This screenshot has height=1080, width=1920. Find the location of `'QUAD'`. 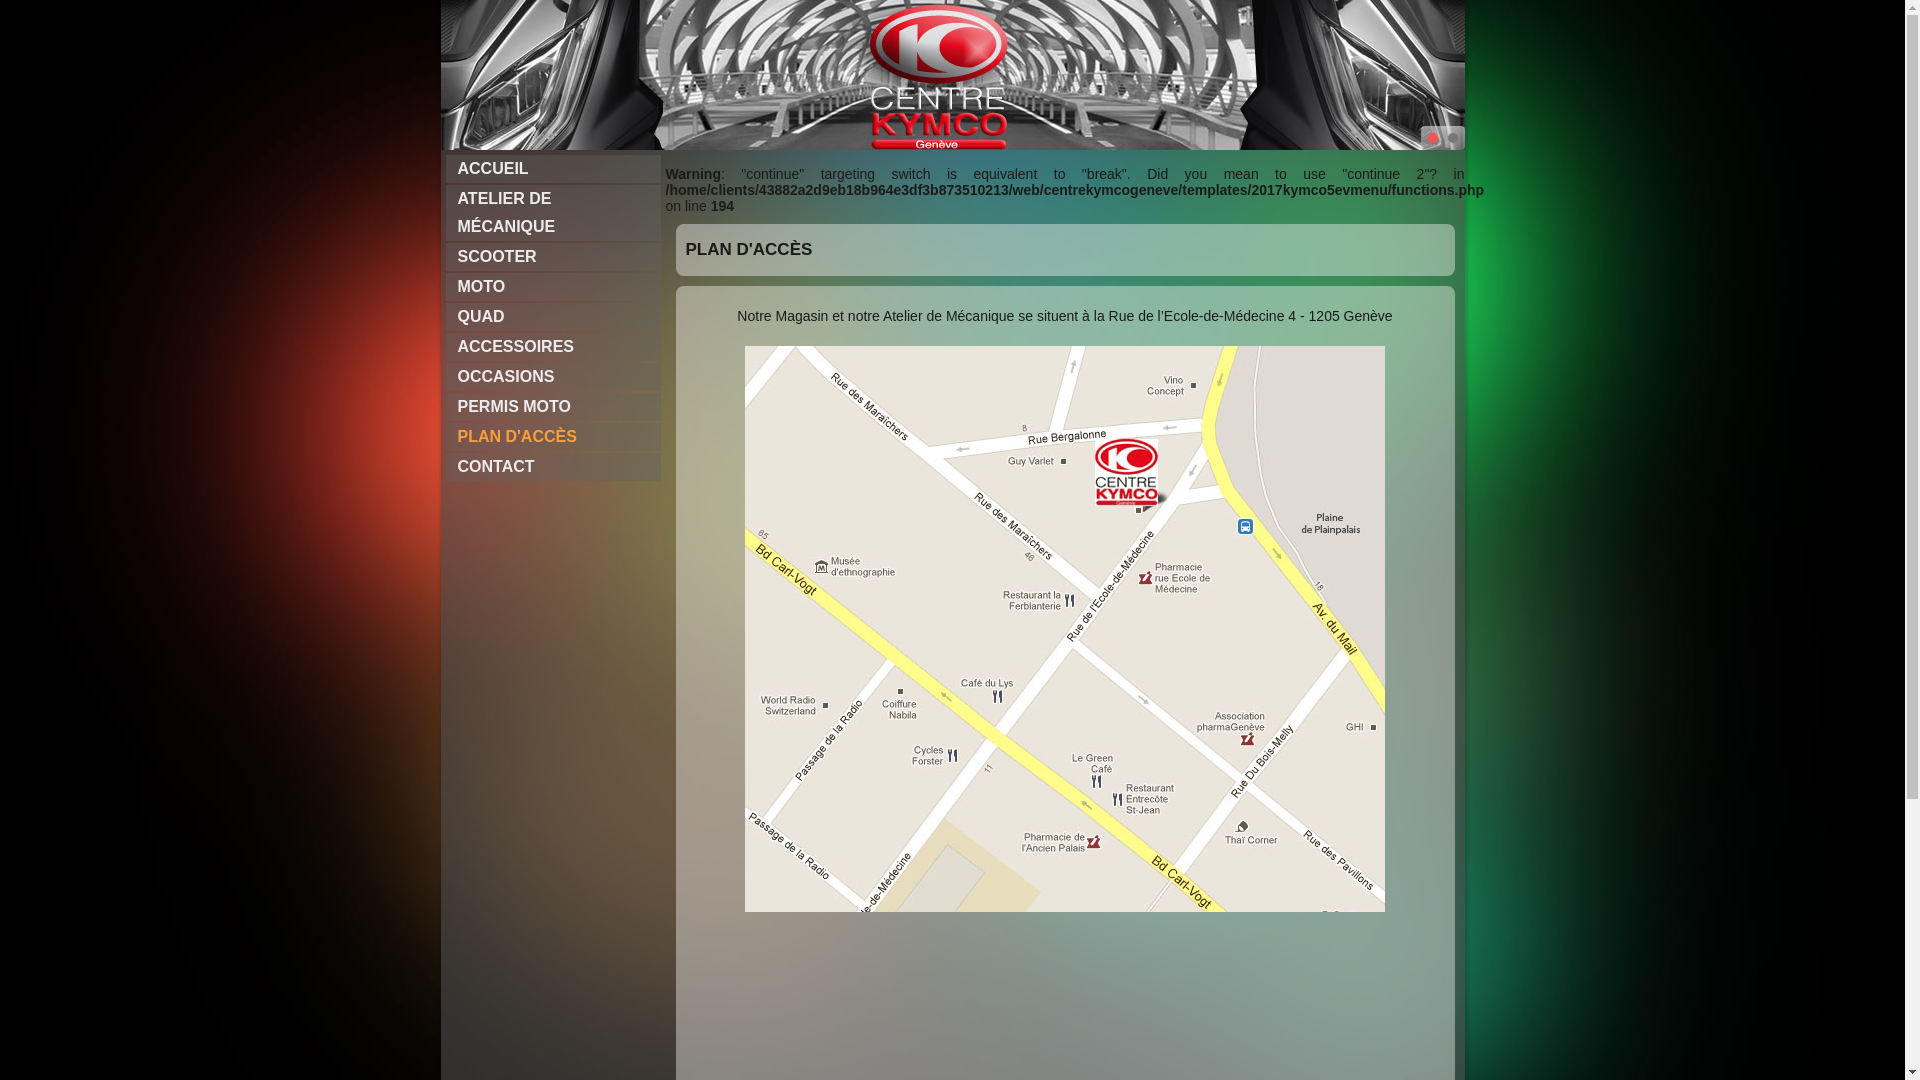

'QUAD' is located at coordinates (553, 315).